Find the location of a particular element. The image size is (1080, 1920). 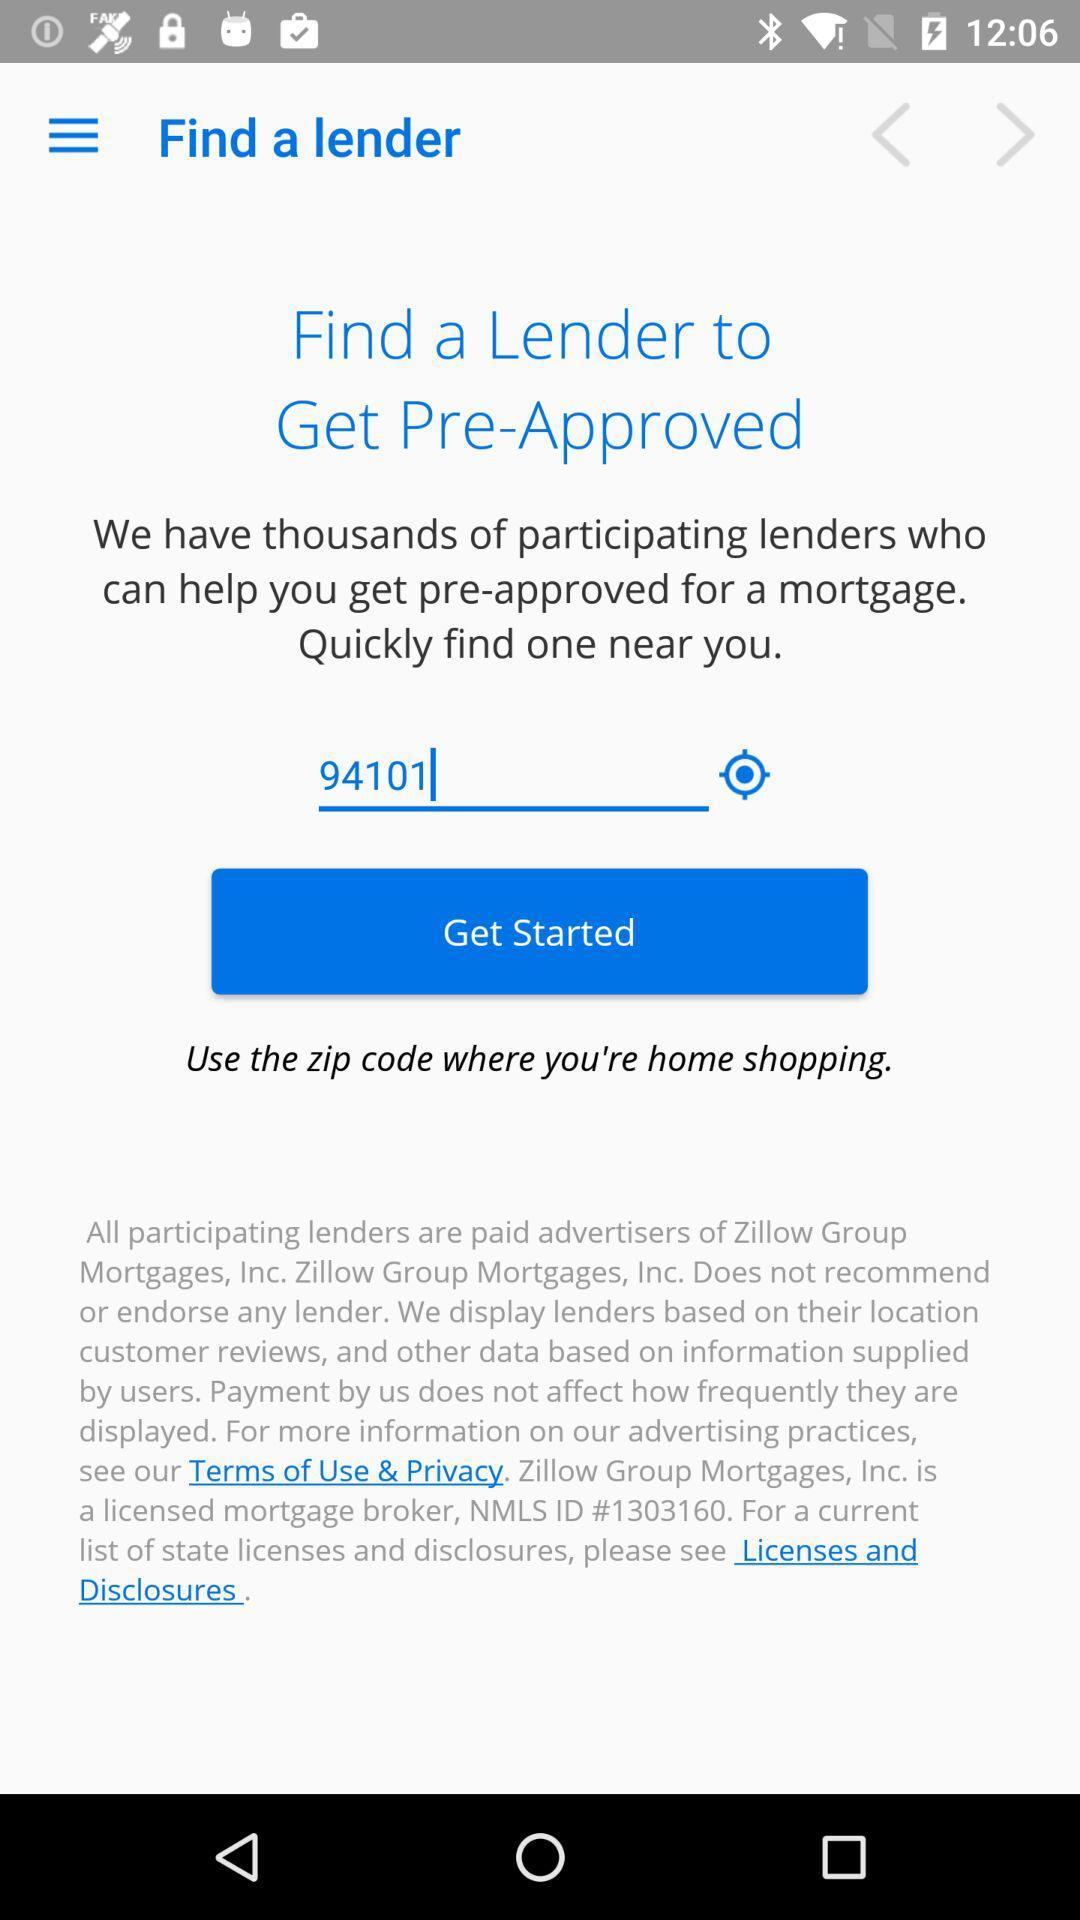

the icon below the we have thousands icon is located at coordinates (512, 774).